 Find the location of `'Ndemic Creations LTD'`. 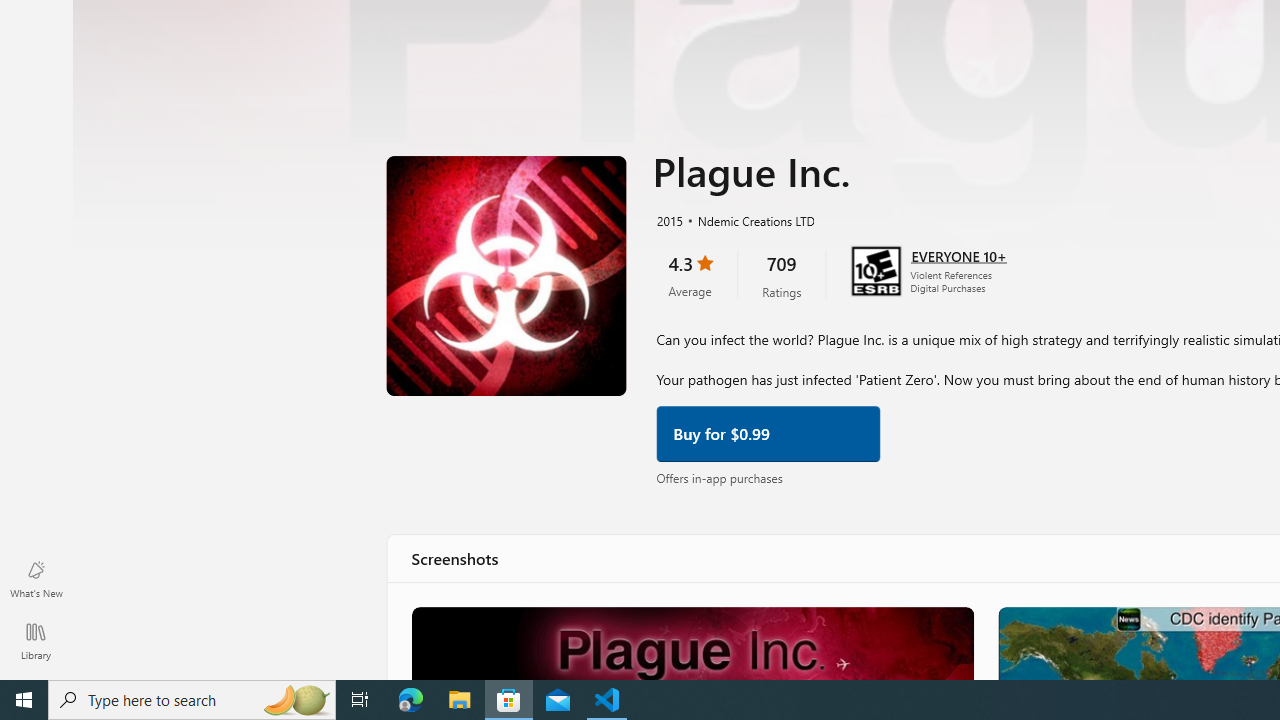

'Ndemic Creations LTD' is located at coordinates (747, 219).